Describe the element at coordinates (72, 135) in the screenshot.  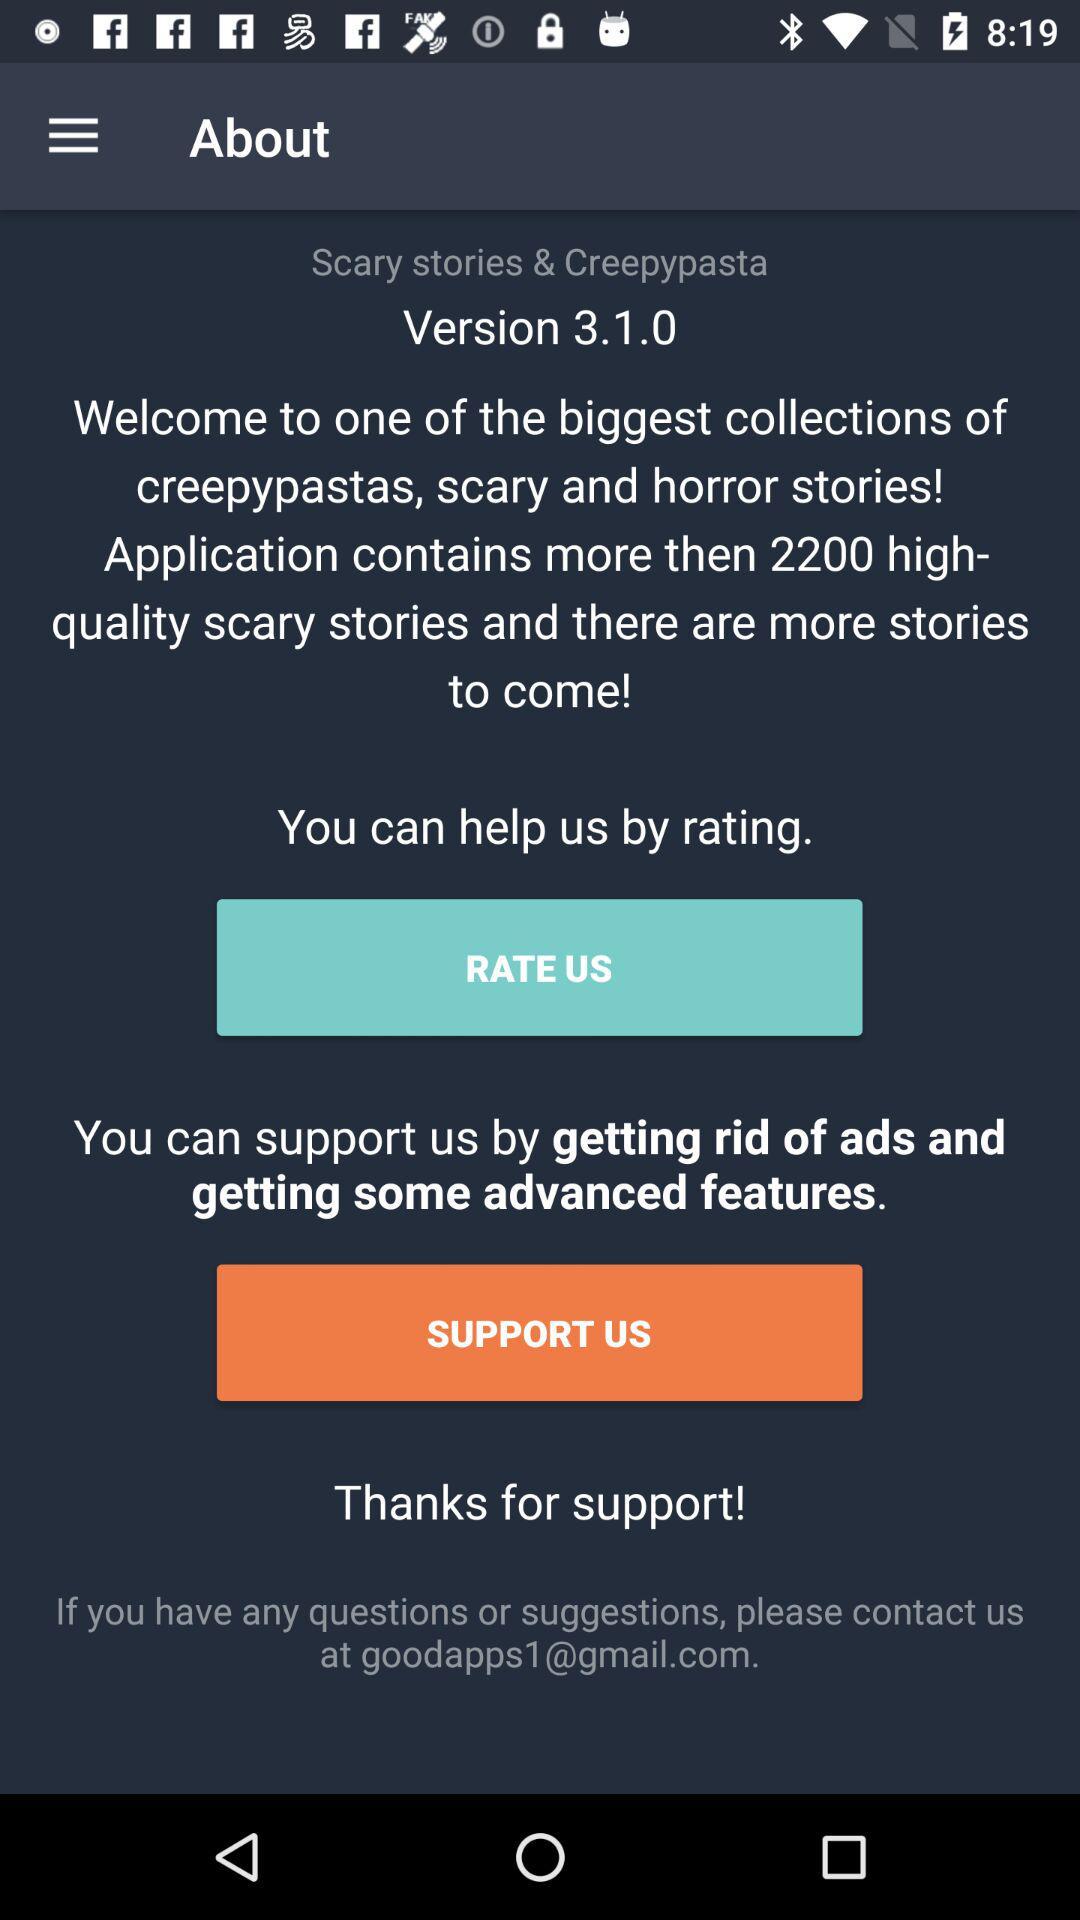
I see `item next to about icon` at that location.